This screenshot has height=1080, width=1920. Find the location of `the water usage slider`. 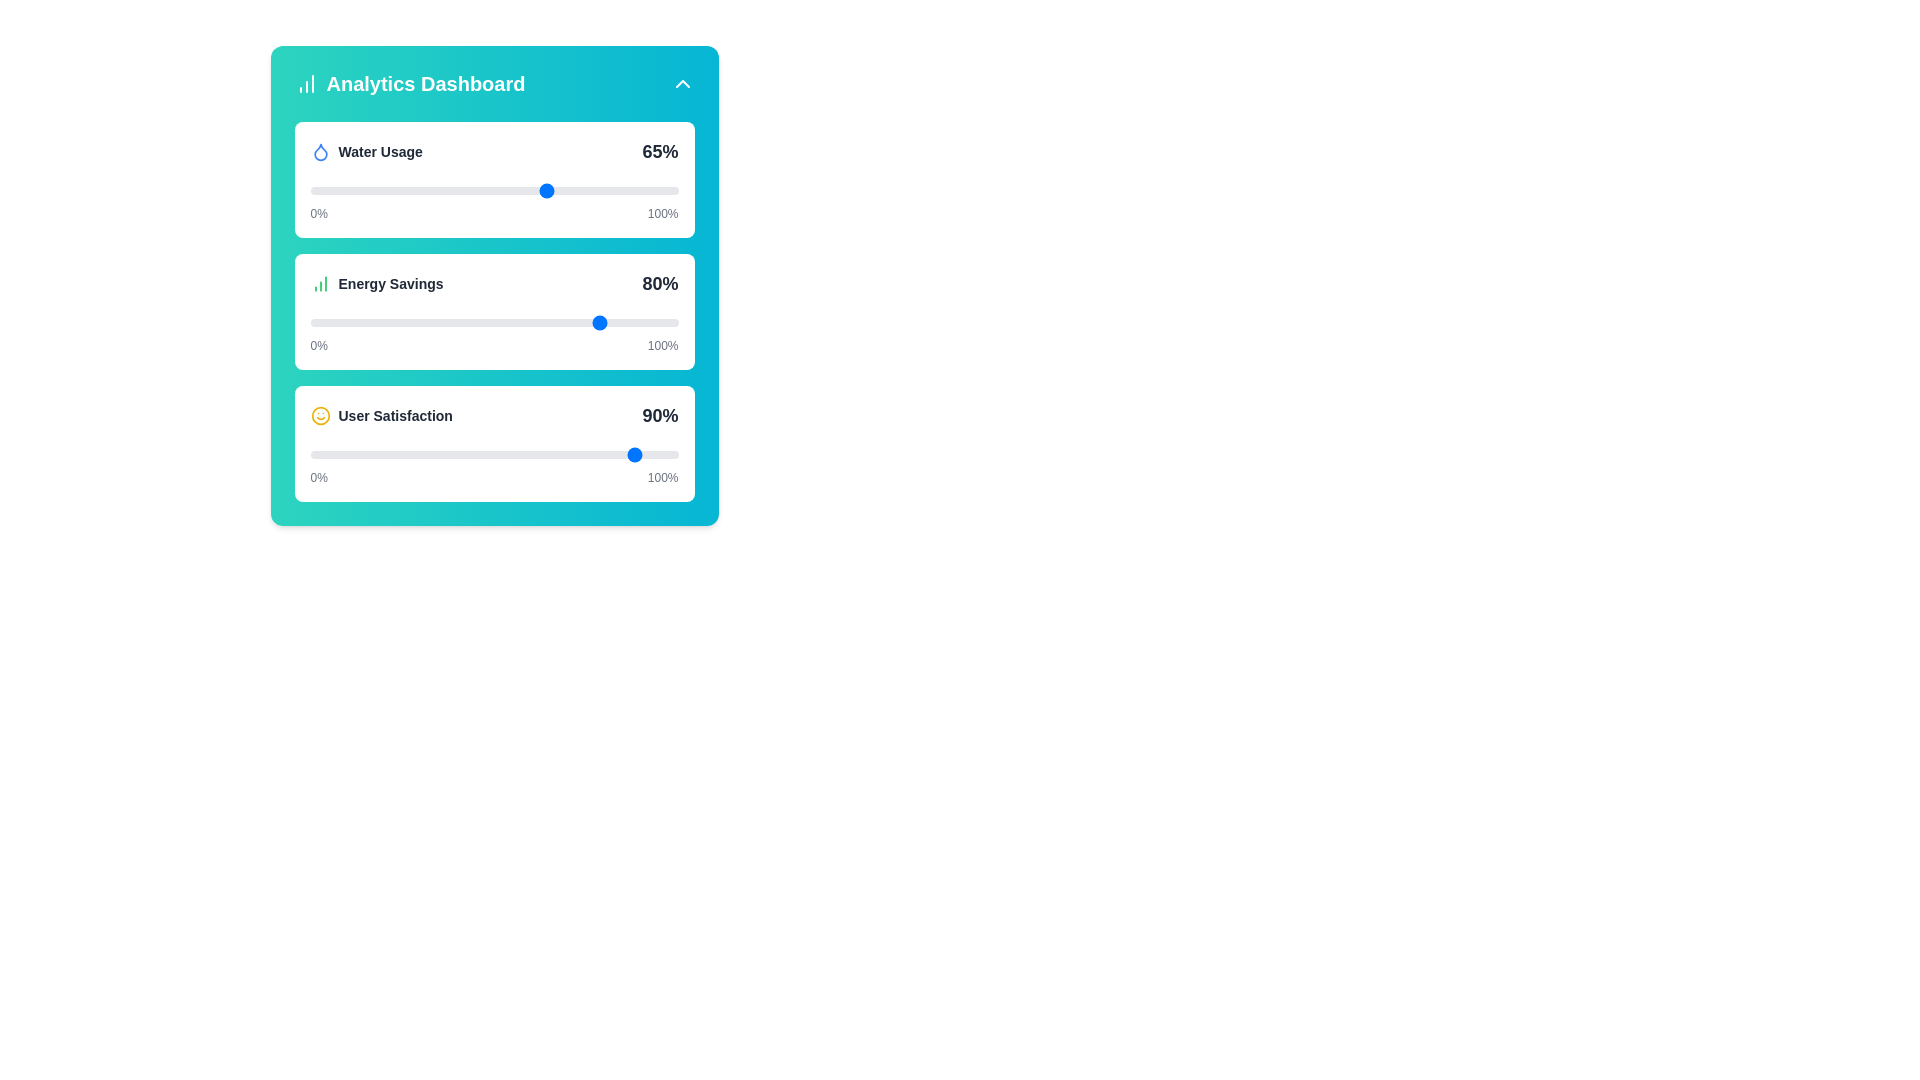

the water usage slider is located at coordinates (408, 191).